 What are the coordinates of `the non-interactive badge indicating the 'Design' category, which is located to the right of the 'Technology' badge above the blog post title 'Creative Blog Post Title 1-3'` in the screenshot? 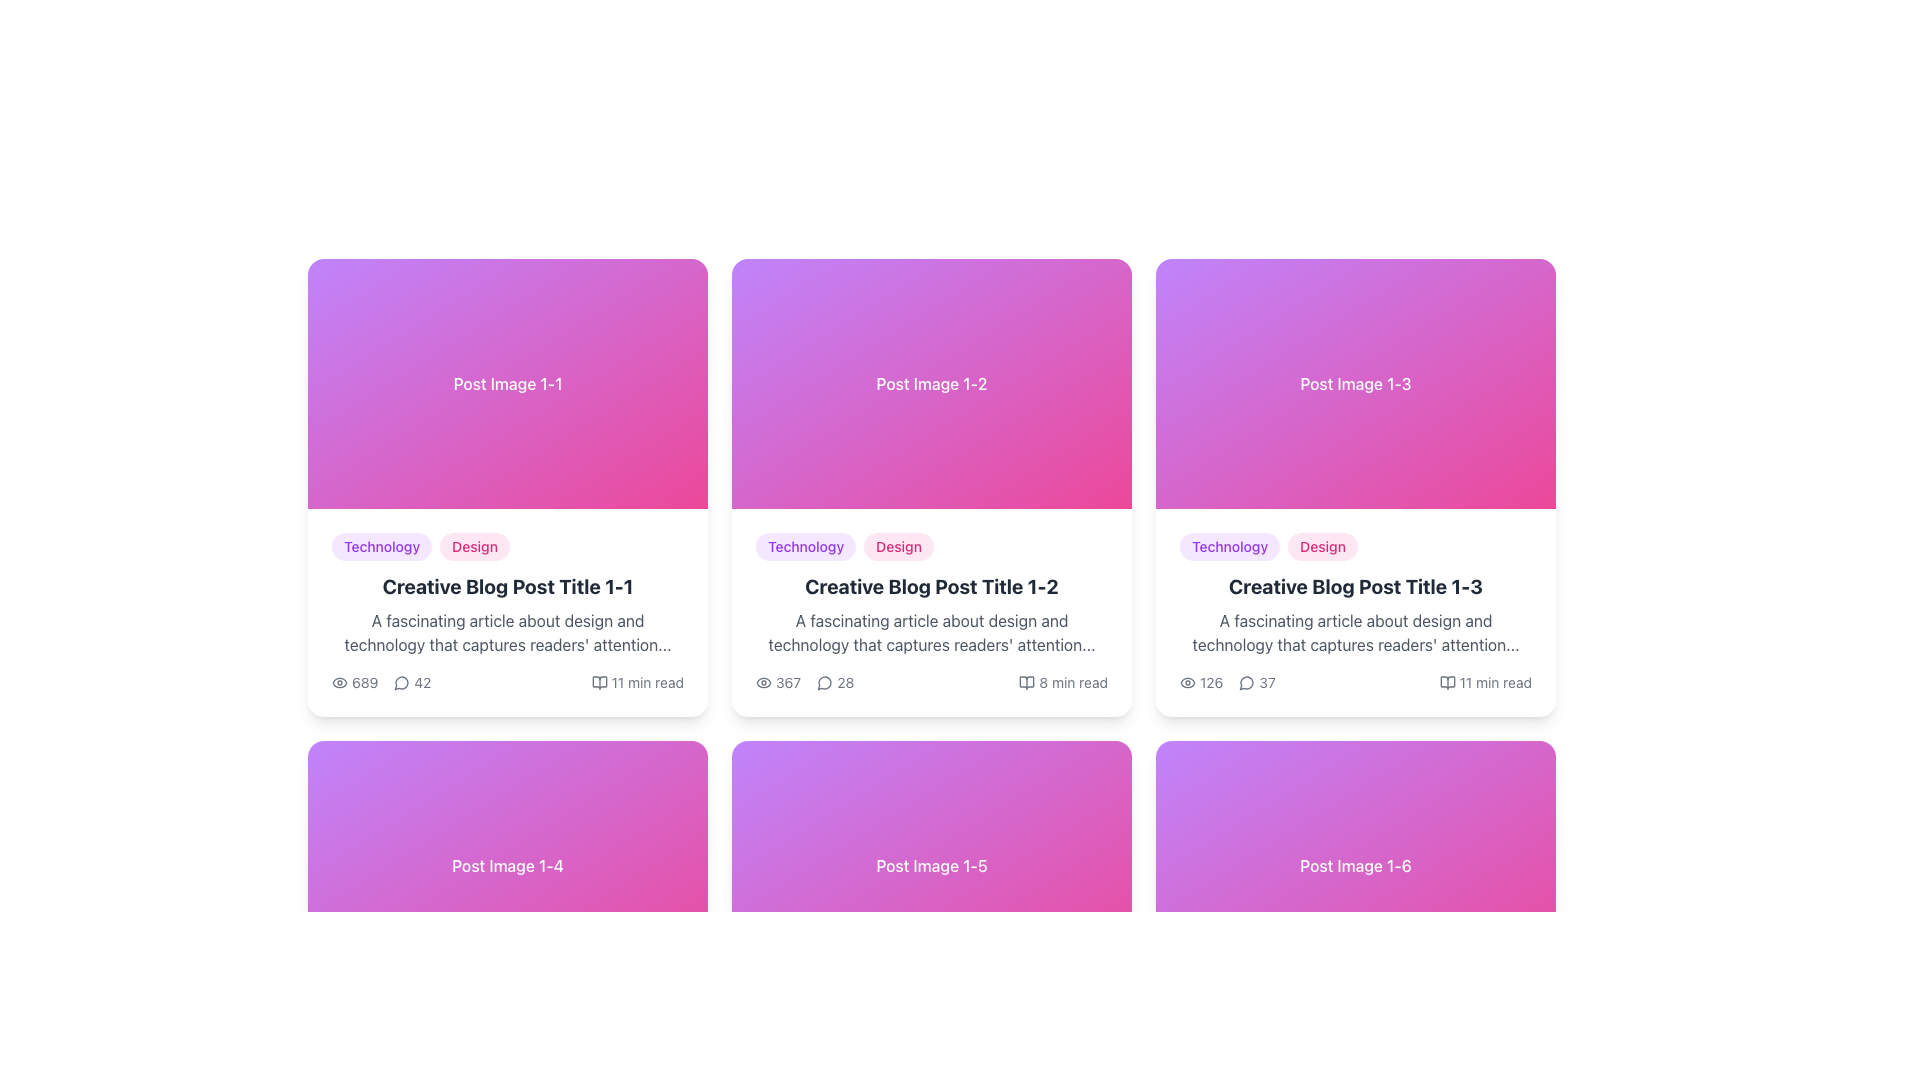 It's located at (1323, 547).